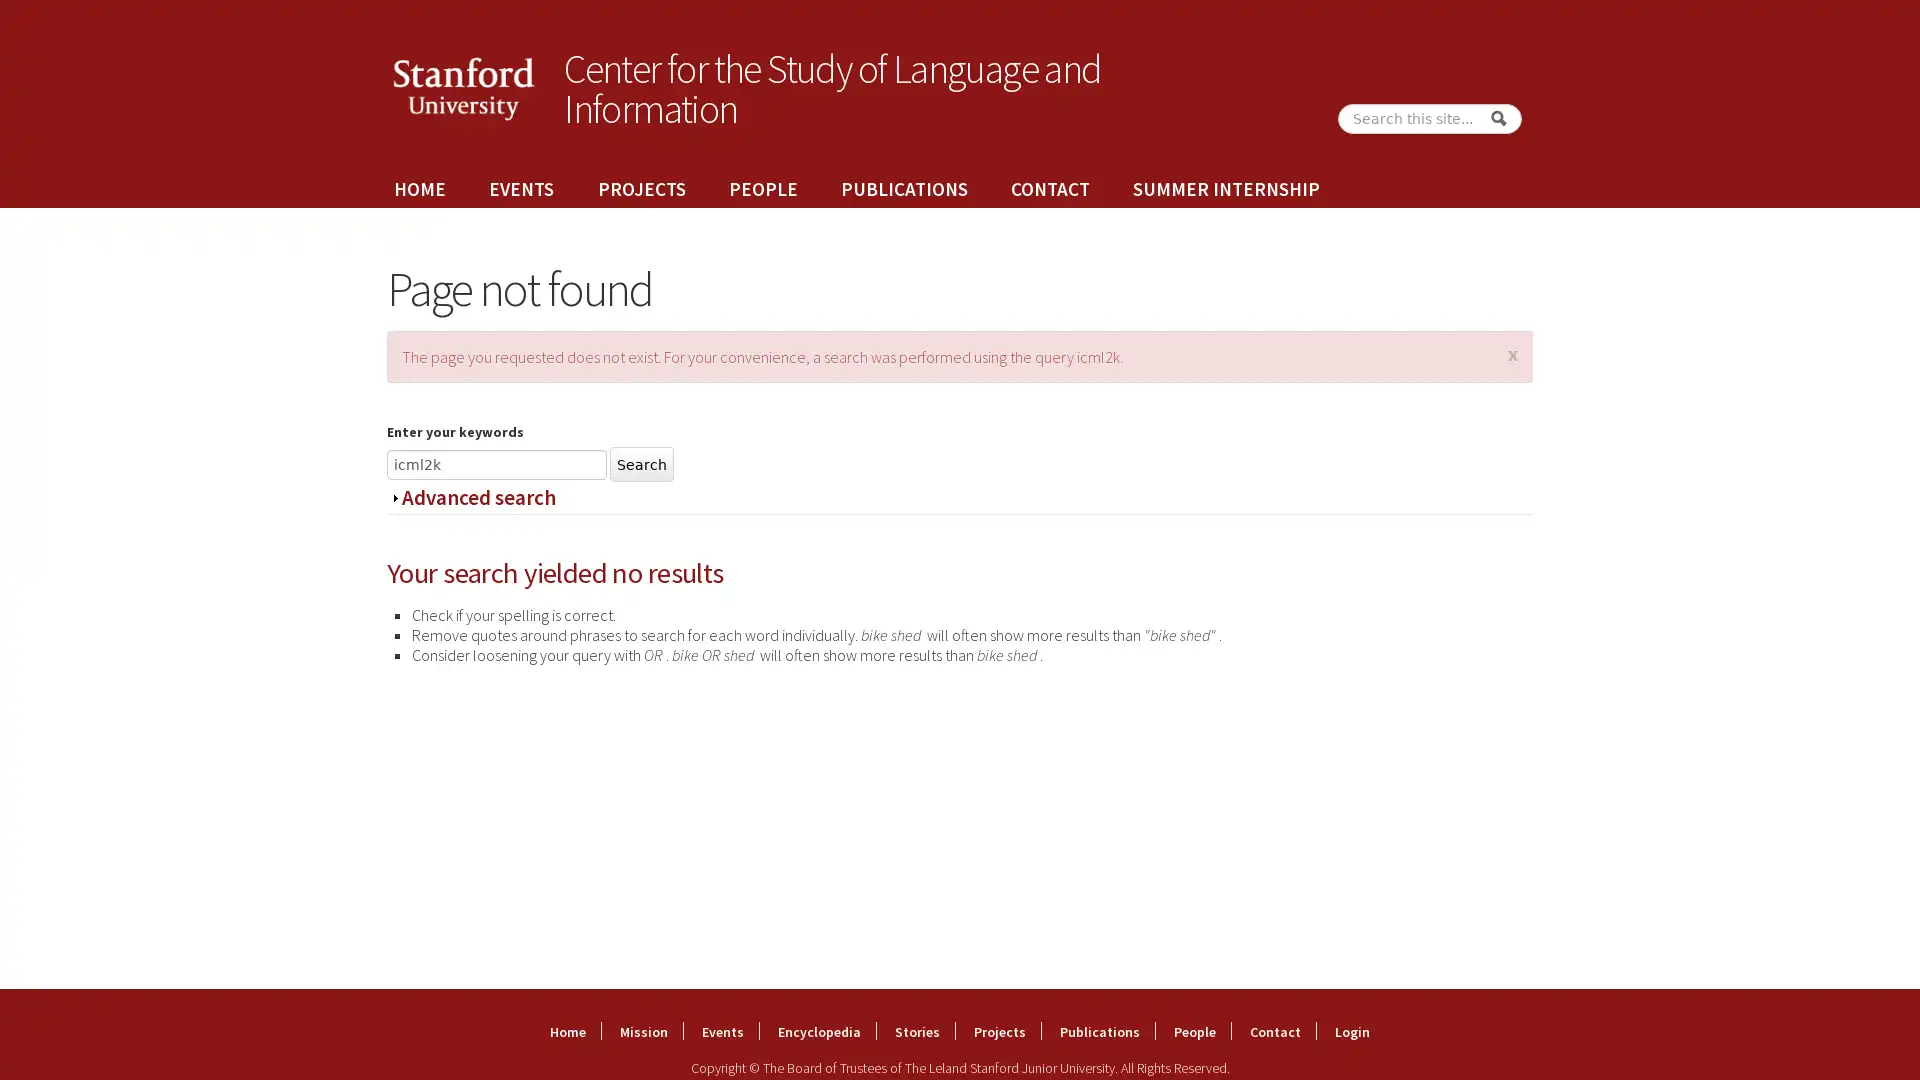 This screenshot has height=1080, width=1920. I want to click on Search, so click(1497, 118).